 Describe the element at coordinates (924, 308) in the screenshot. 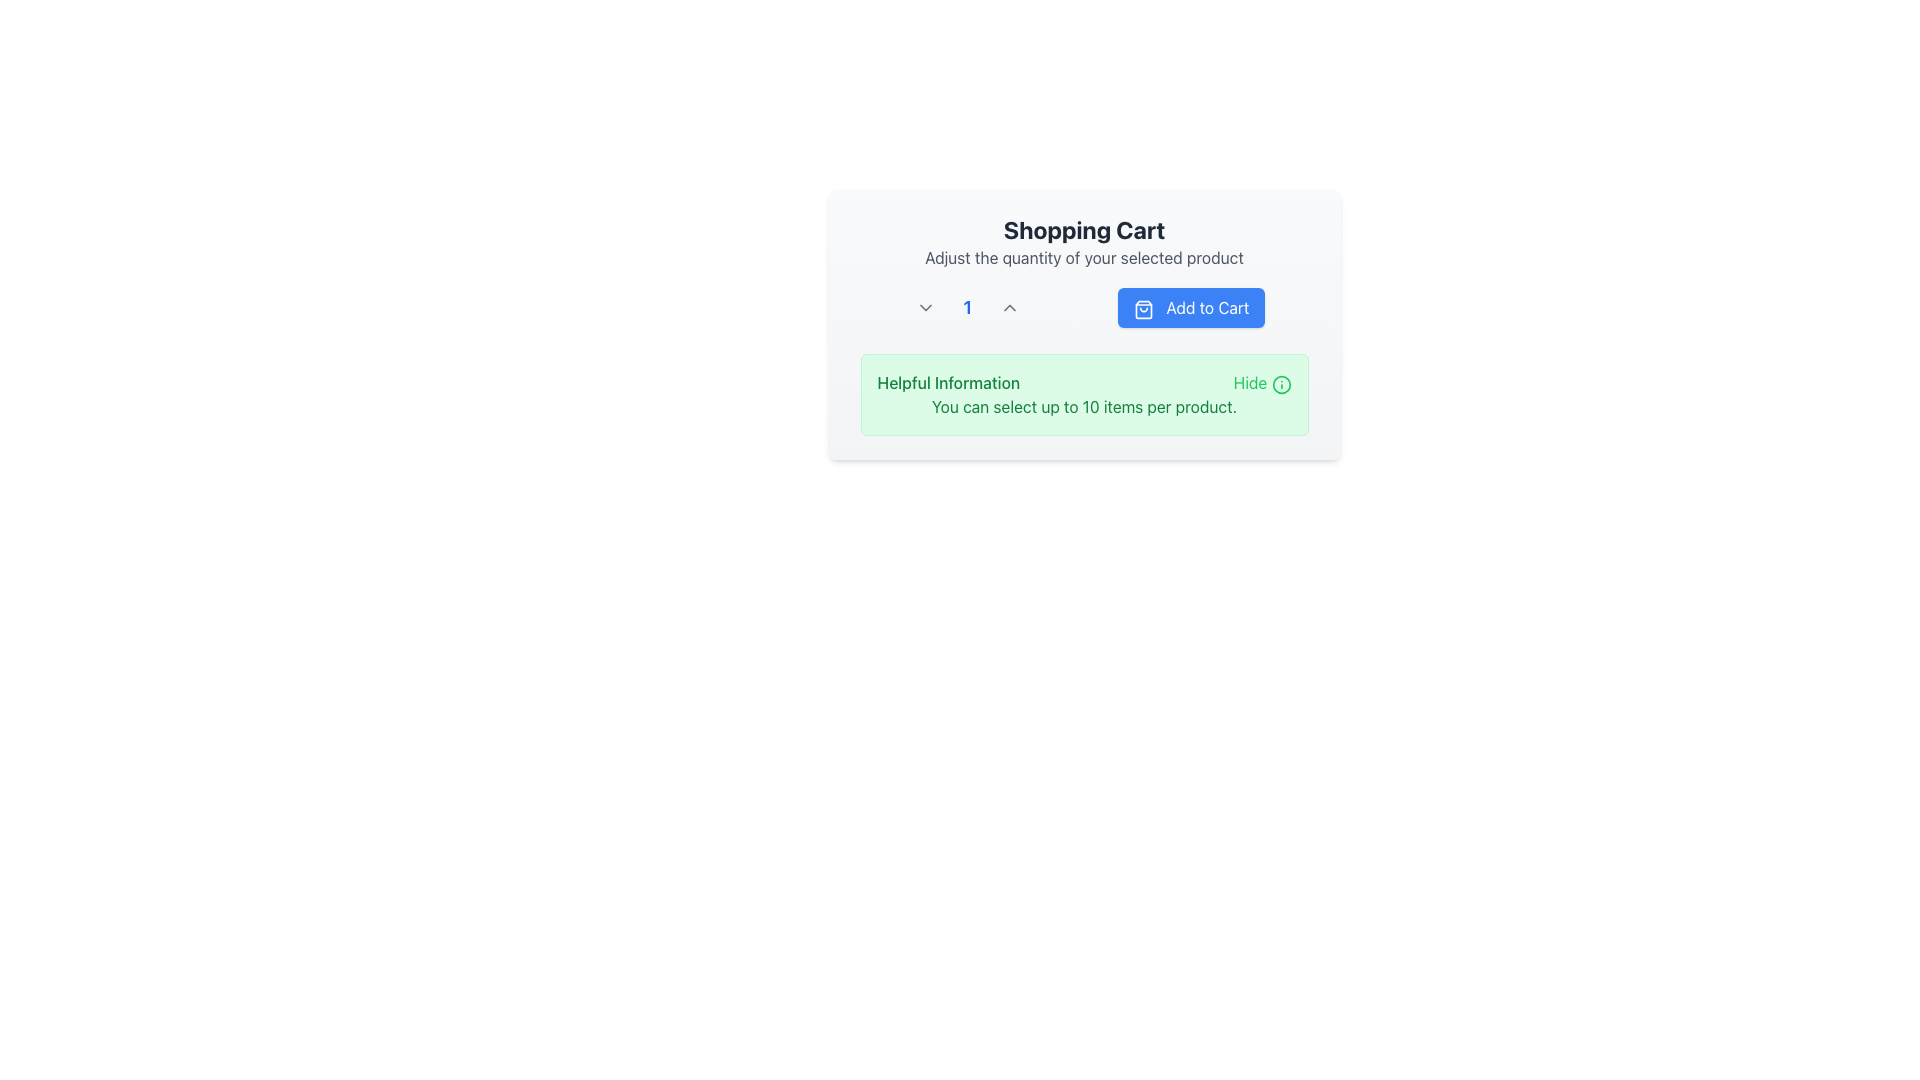

I see `the downward-pointing chevron icon indicating the dropdown menu, located beneath the quantity input field` at that location.